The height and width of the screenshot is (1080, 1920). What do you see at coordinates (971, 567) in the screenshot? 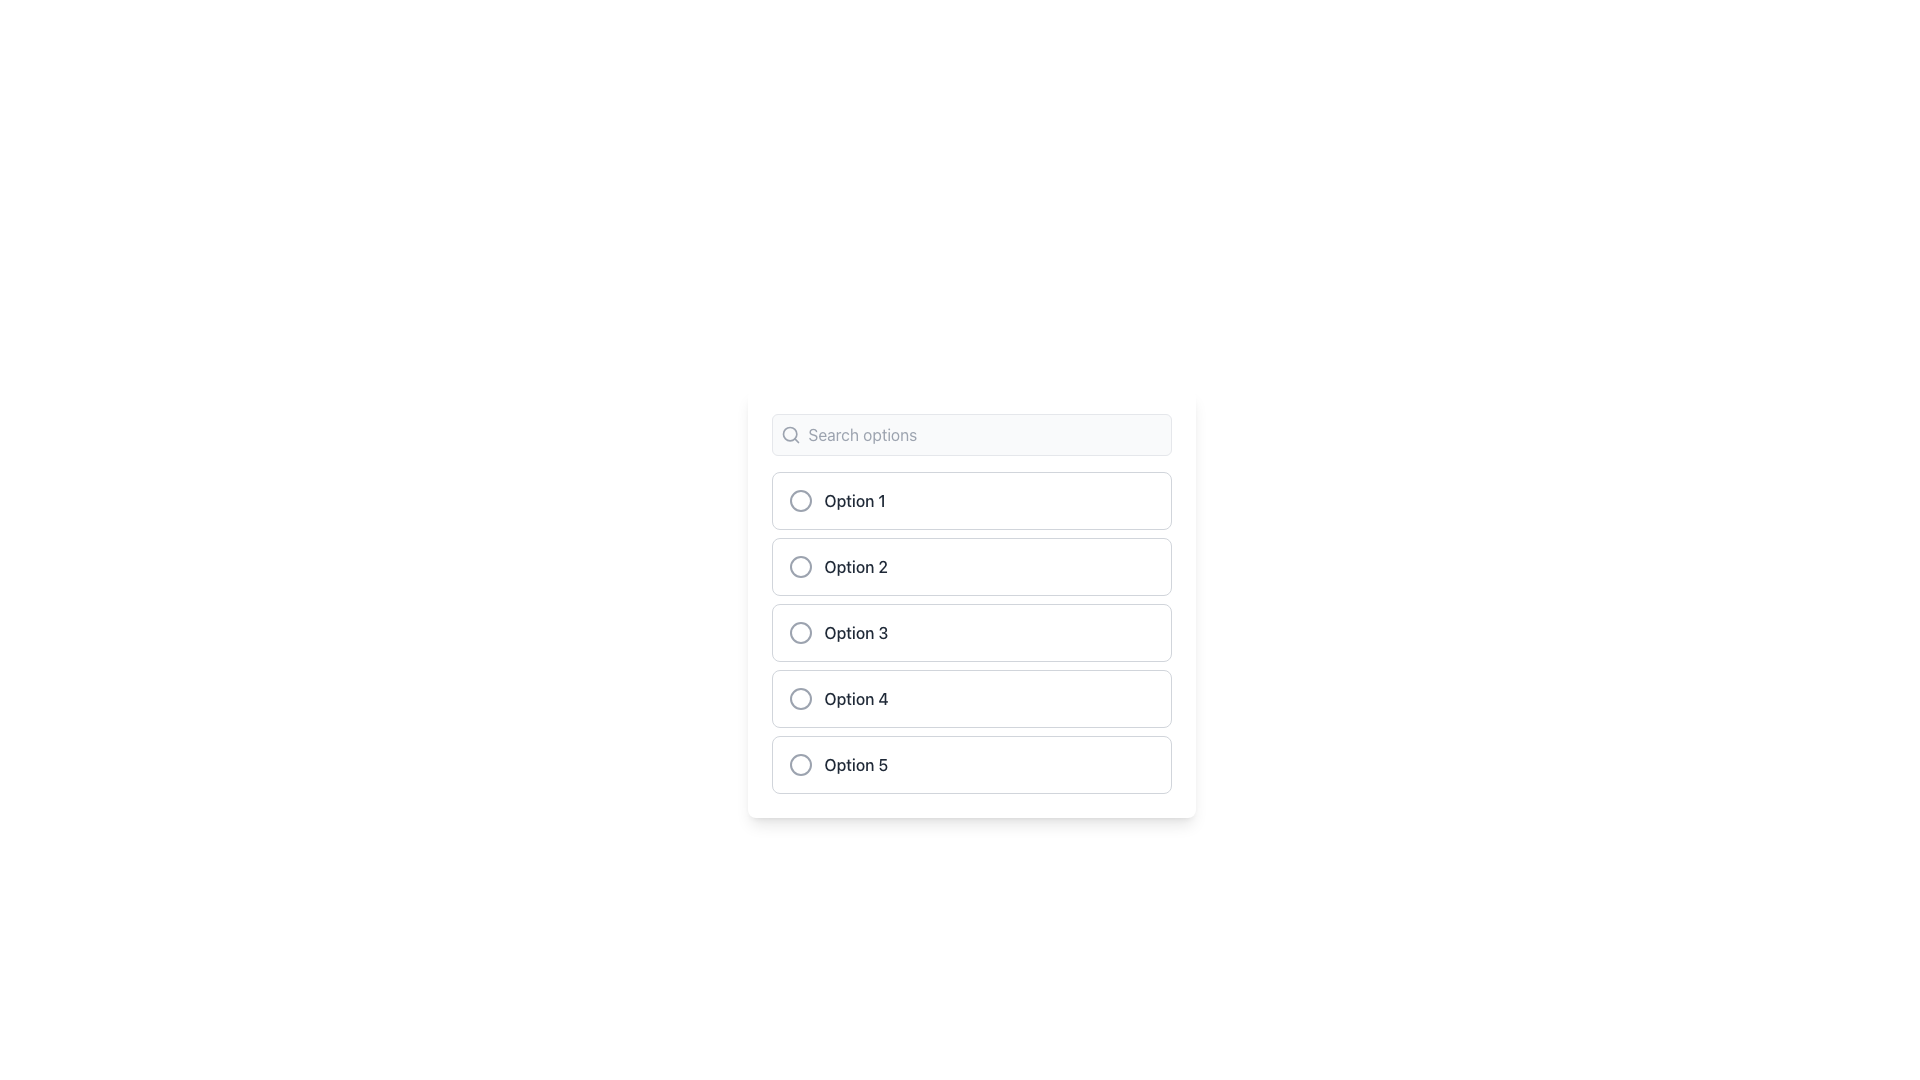
I see `the radio button labeled 'Option 2'` at bounding box center [971, 567].